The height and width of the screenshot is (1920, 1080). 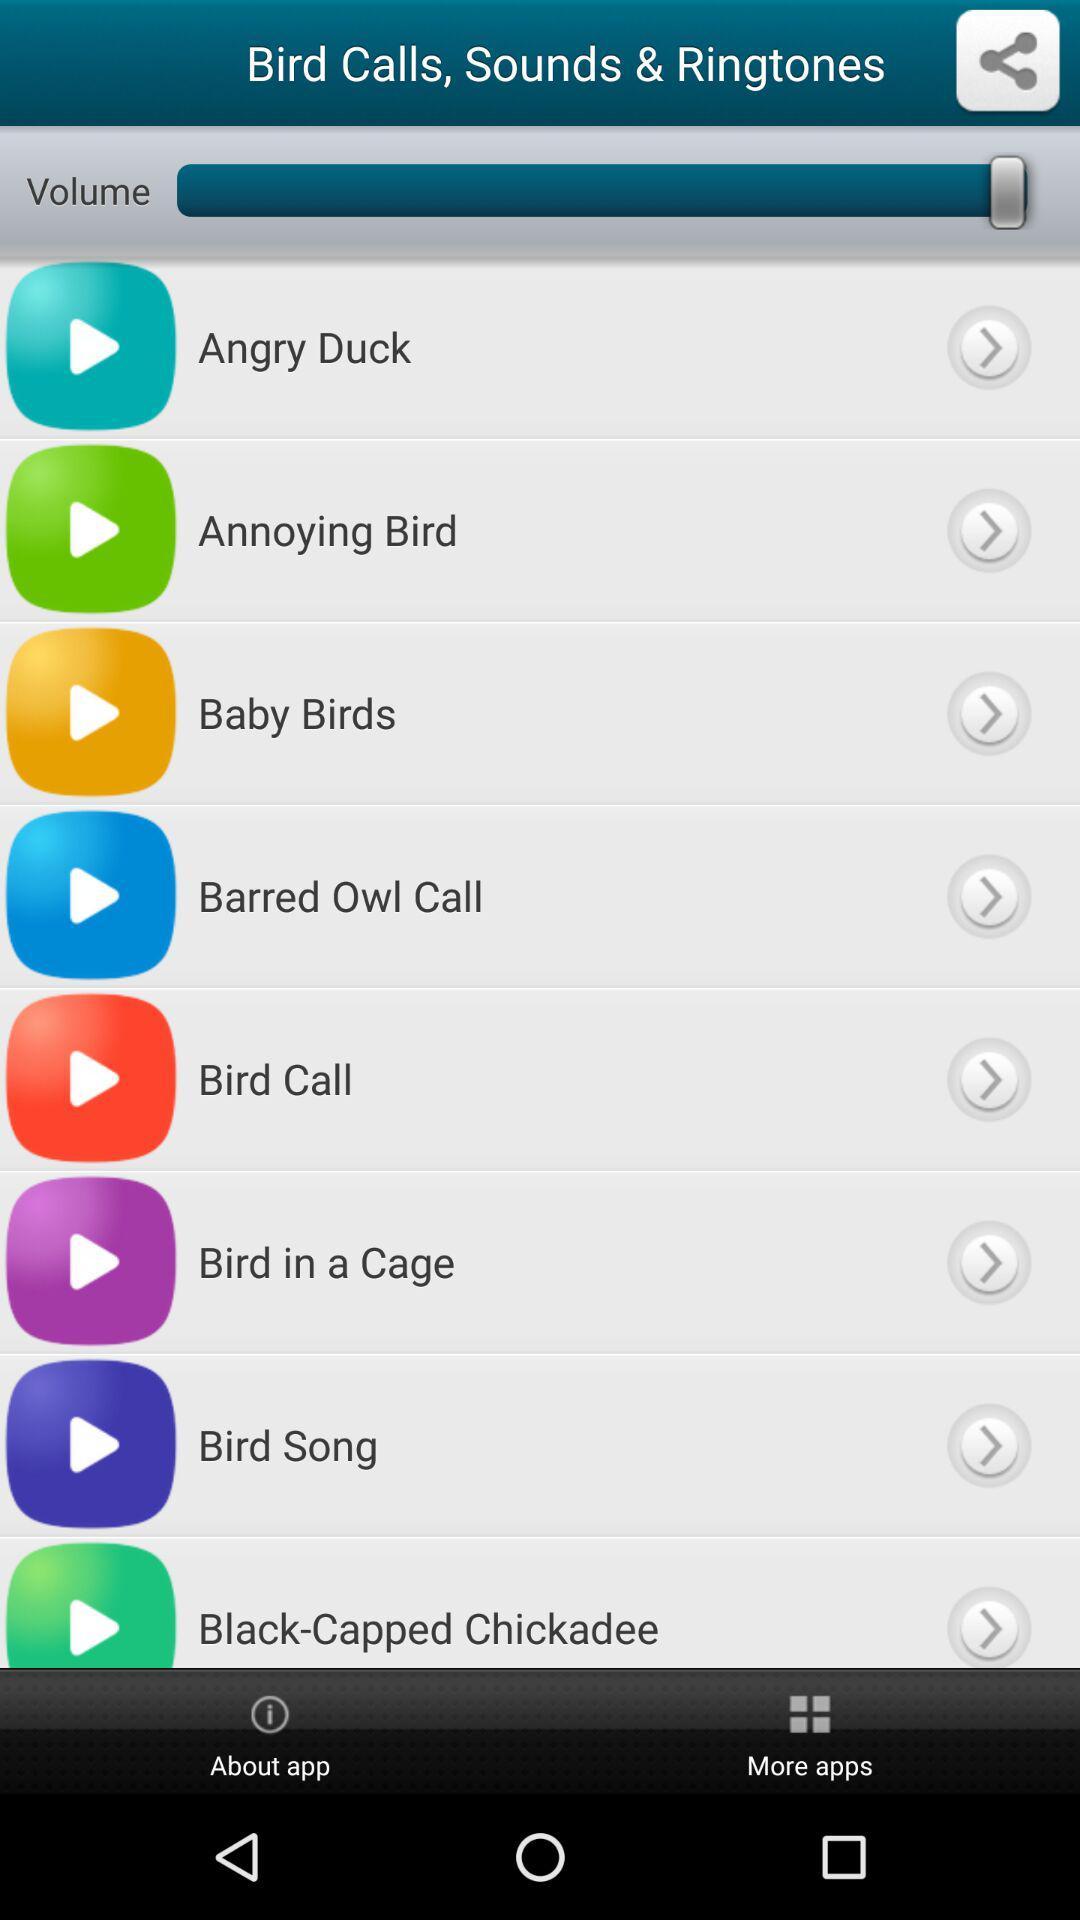 What do you see at coordinates (1007, 62) in the screenshot?
I see `share option` at bounding box center [1007, 62].